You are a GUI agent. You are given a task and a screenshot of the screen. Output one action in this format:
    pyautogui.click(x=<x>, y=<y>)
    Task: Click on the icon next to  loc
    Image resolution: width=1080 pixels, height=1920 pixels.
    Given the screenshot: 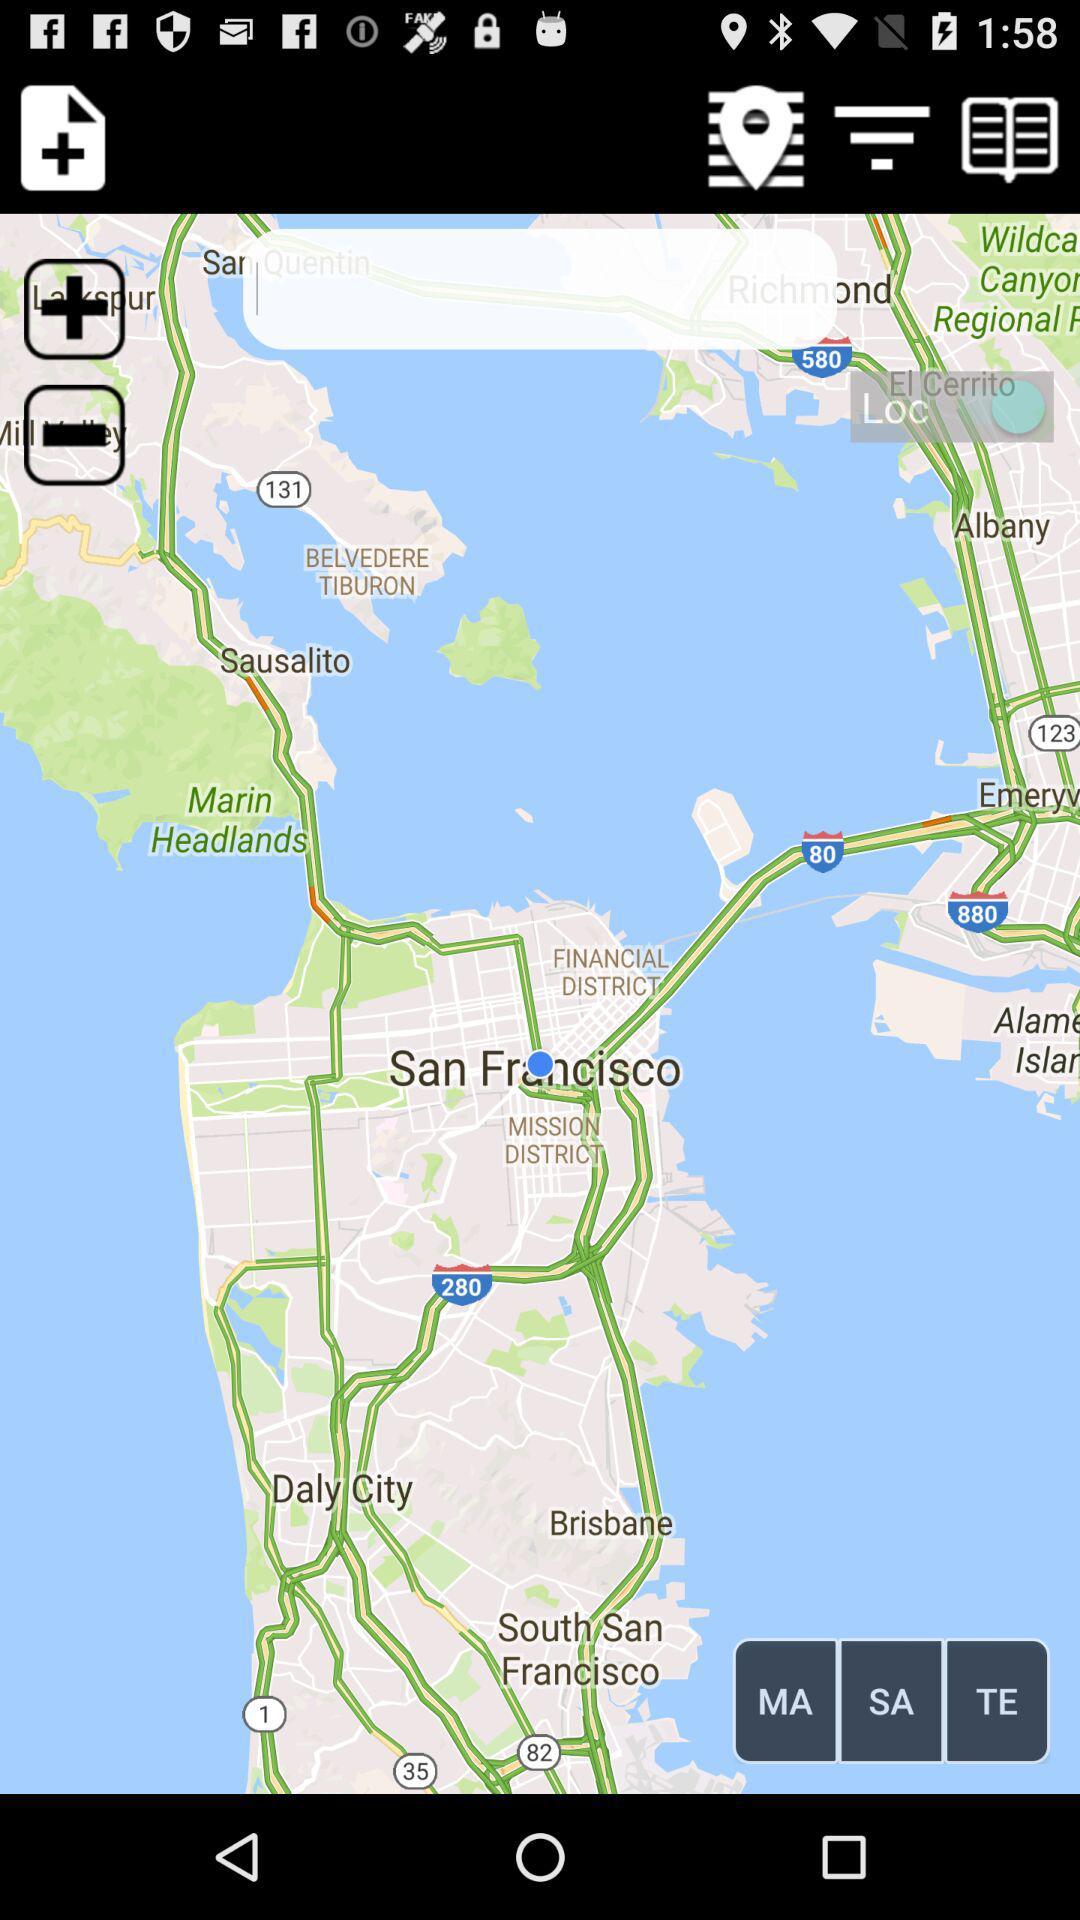 What is the action you would take?
    pyautogui.click(x=86, y=446)
    